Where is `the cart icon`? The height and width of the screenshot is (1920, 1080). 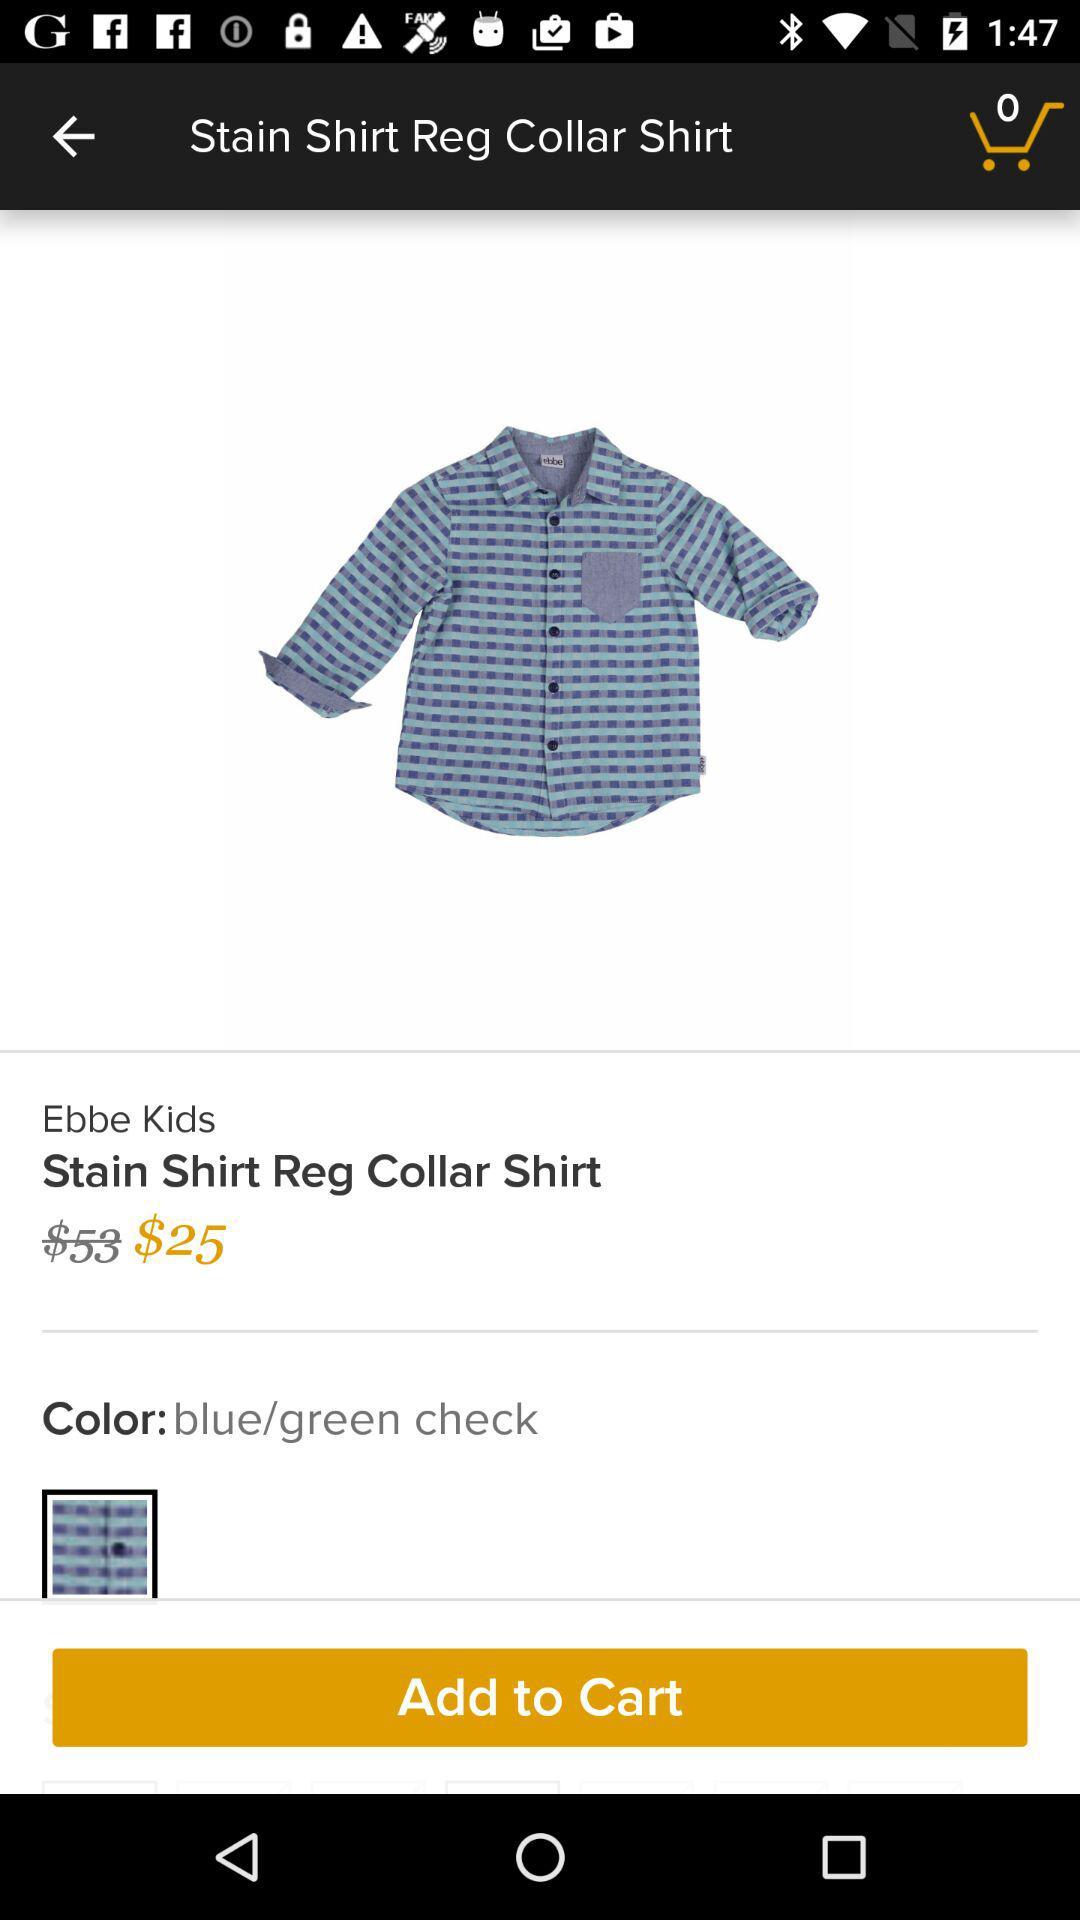
the cart icon is located at coordinates (1017, 135).